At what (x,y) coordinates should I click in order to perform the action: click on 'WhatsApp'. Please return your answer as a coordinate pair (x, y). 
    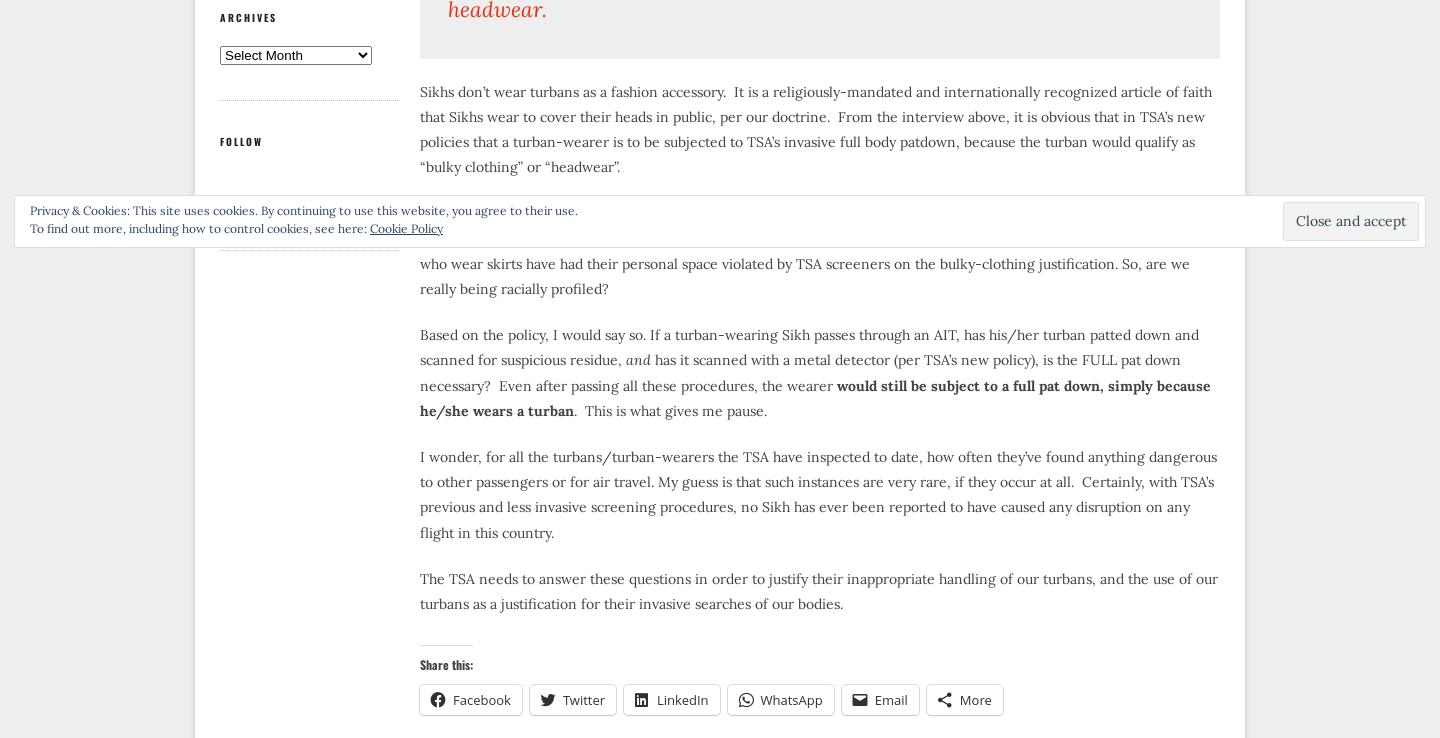
    Looking at the image, I should click on (790, 698).